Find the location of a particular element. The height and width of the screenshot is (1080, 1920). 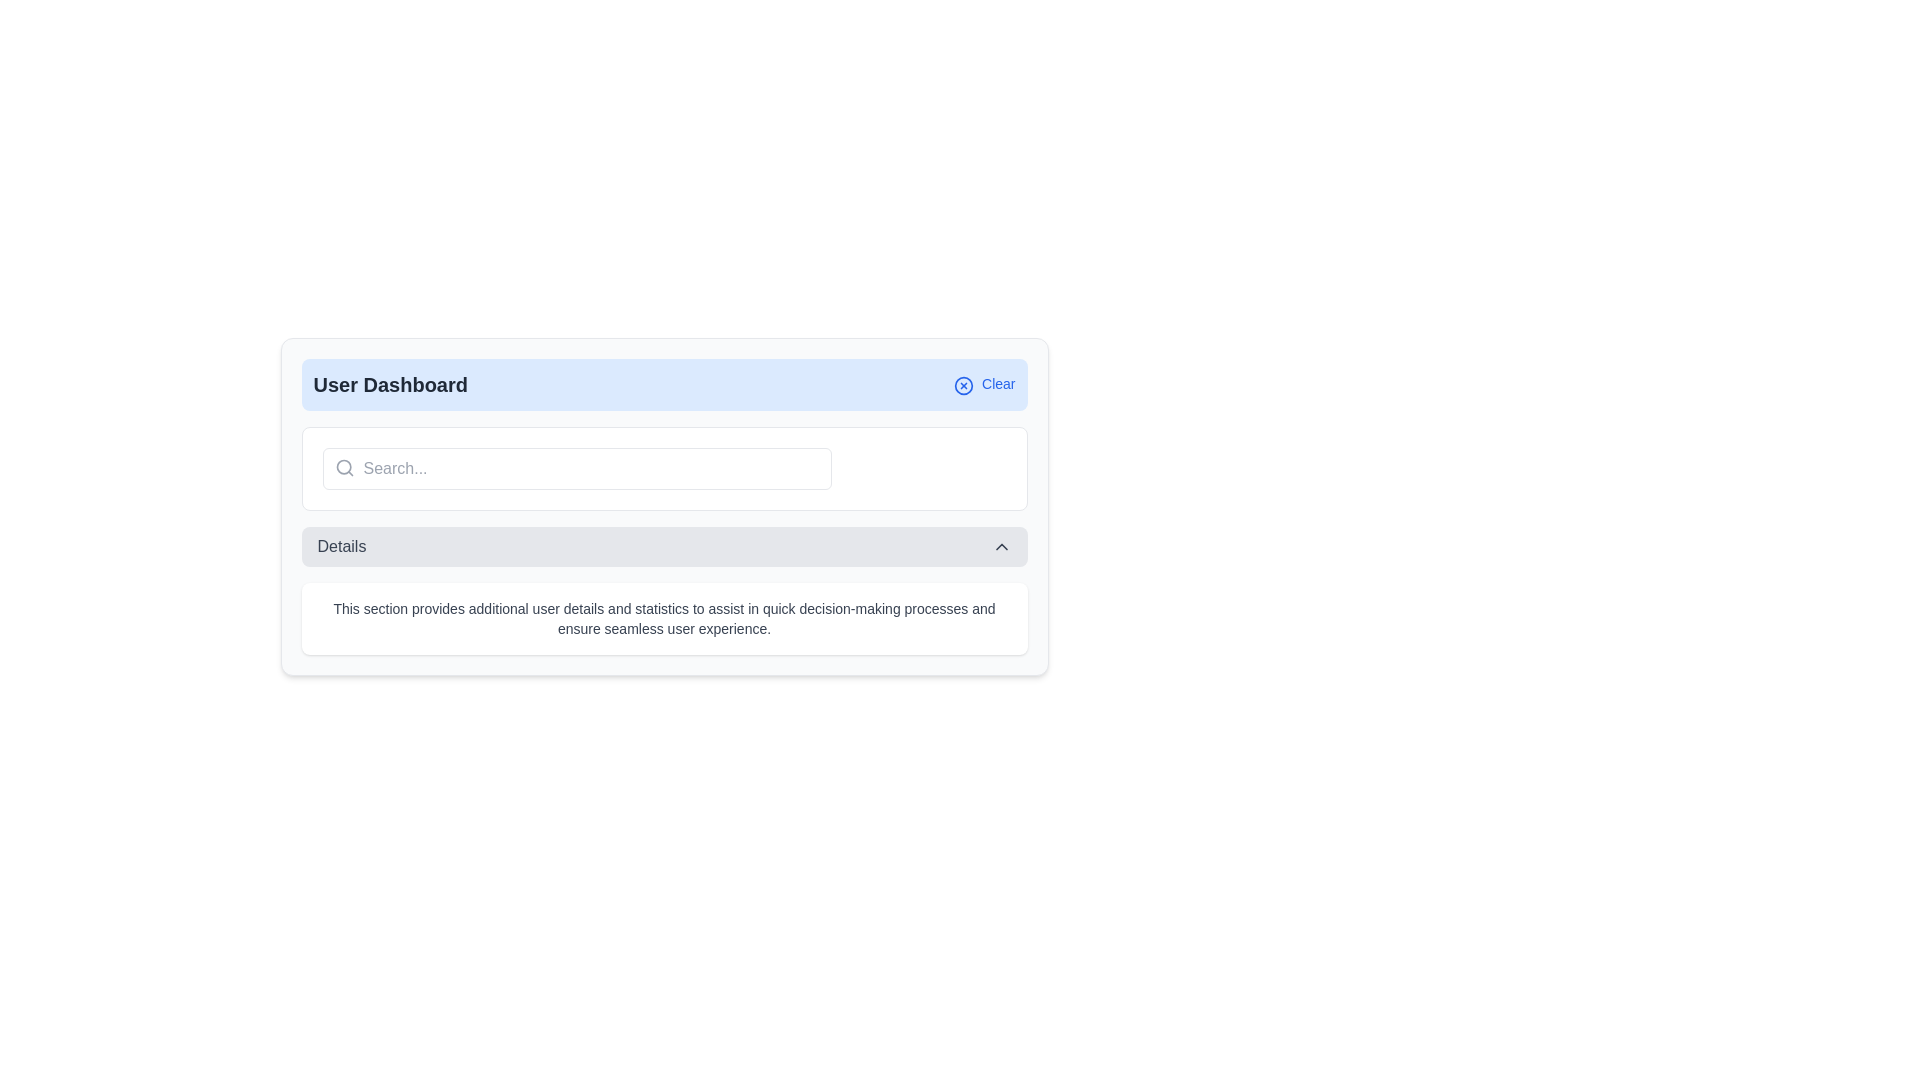

the circular icon featuring a cross shape in its center, located adjacent to the 'Clear' text on the top right of the User Dashboard panel is located at coordinates (964, 385).